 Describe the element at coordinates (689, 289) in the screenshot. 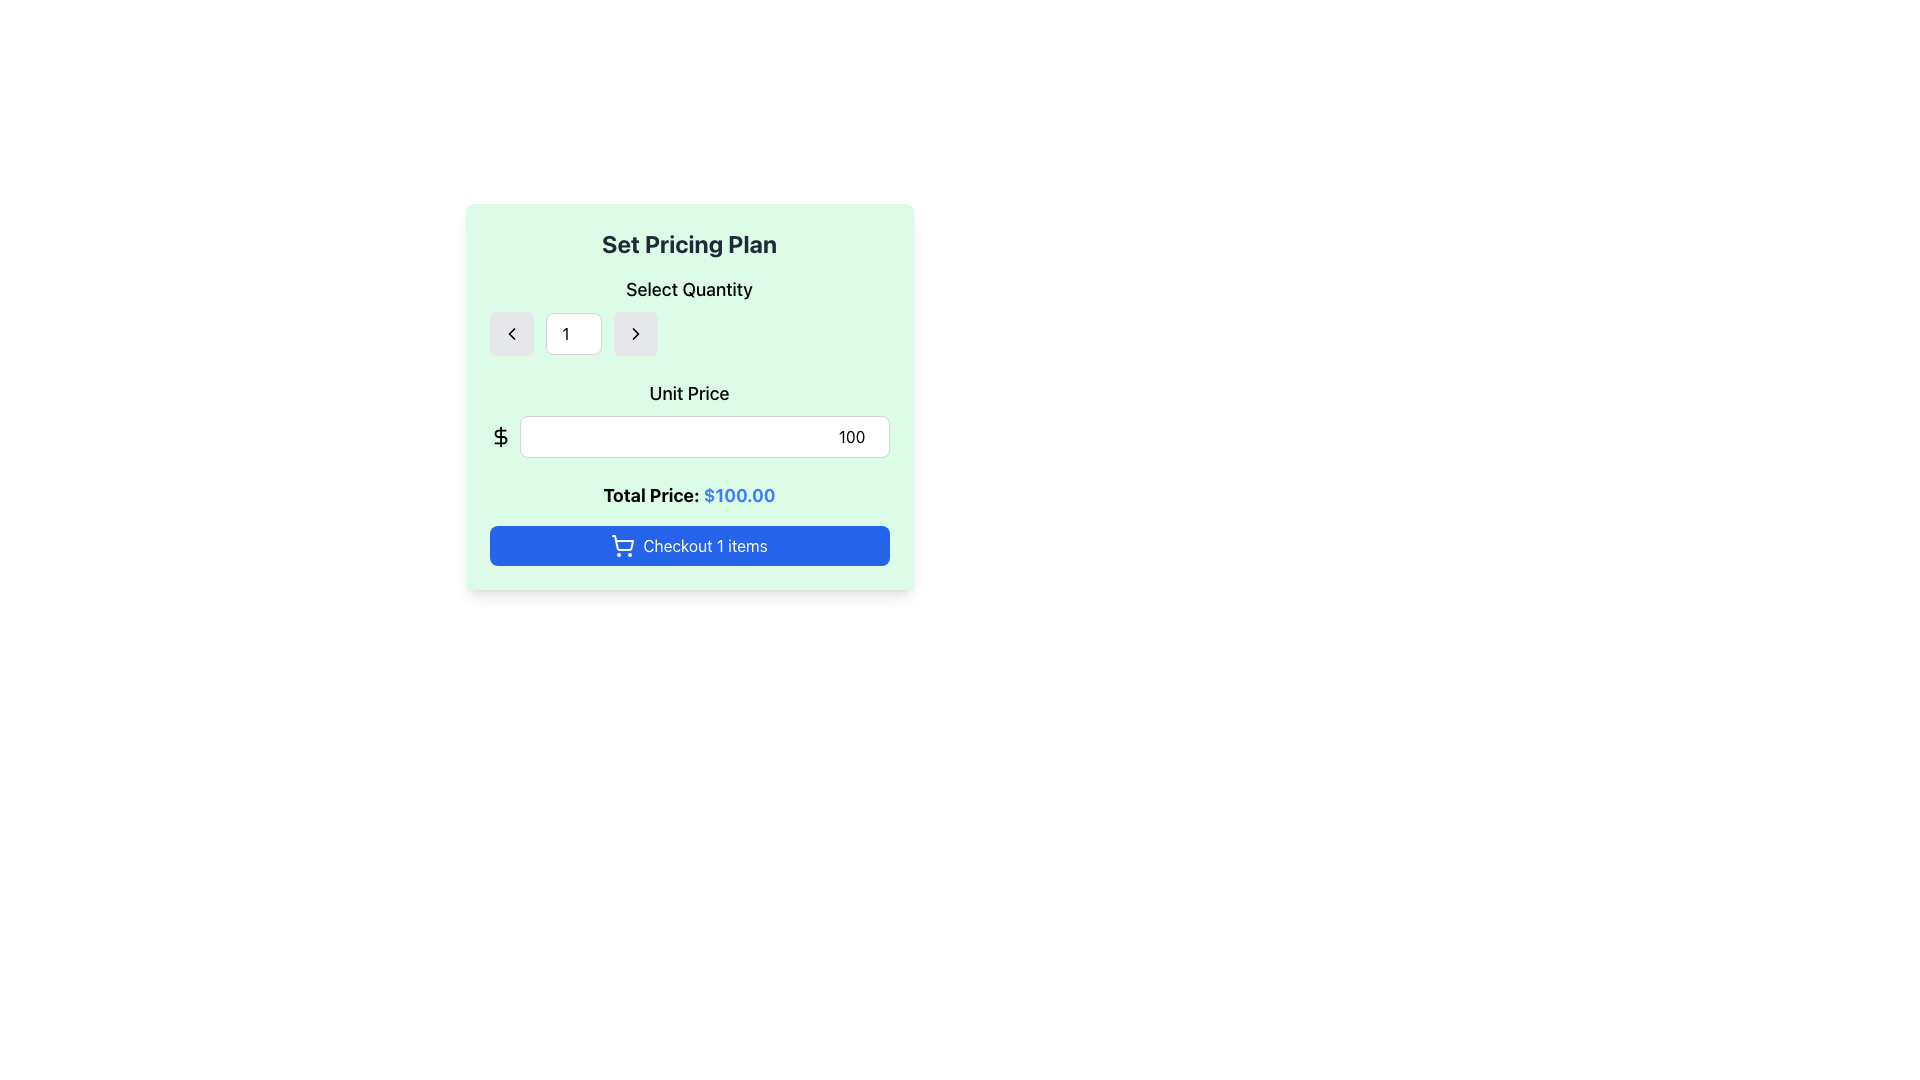

I see `informational text from the Label located above the quantity input field in the 'Set Pricing Plan' form panel` at that location.